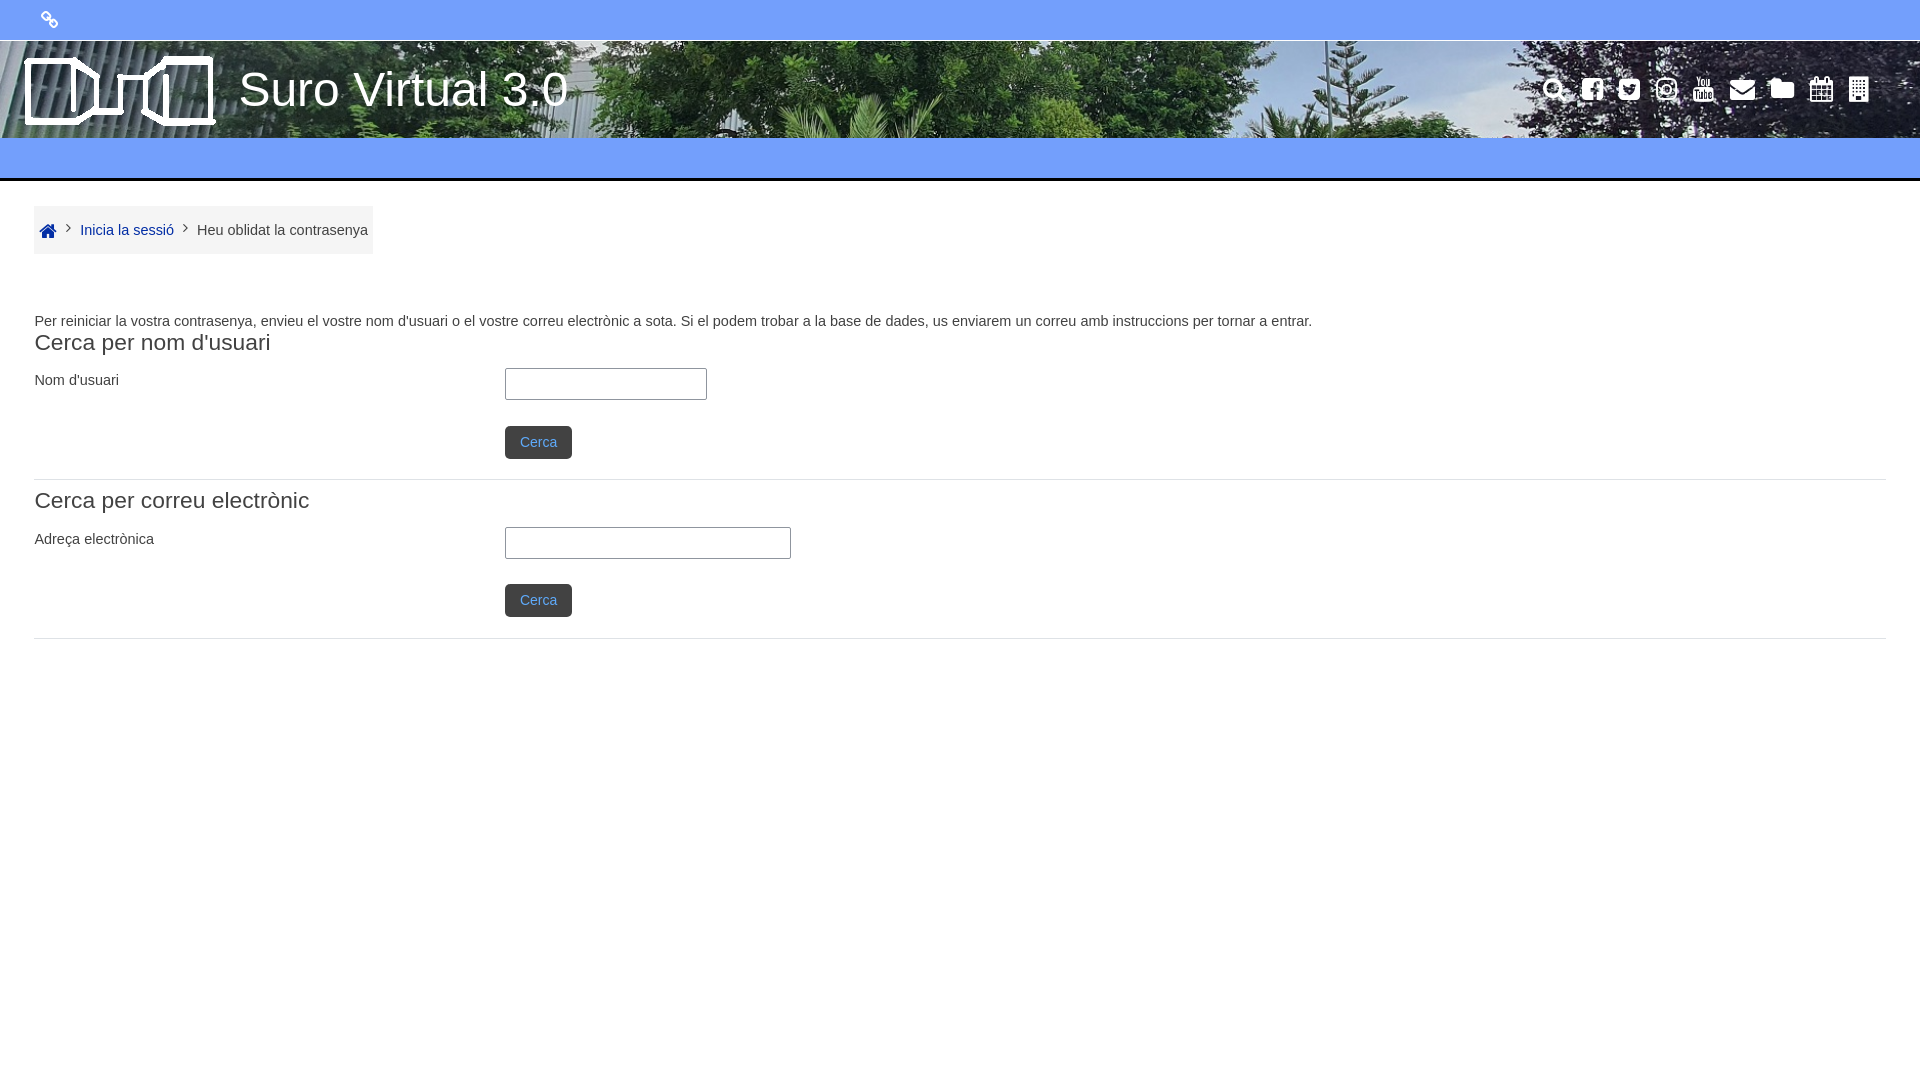 The image size is (1920, 1080). I want to click on 'Instagram de centre', so click(1666, 92).